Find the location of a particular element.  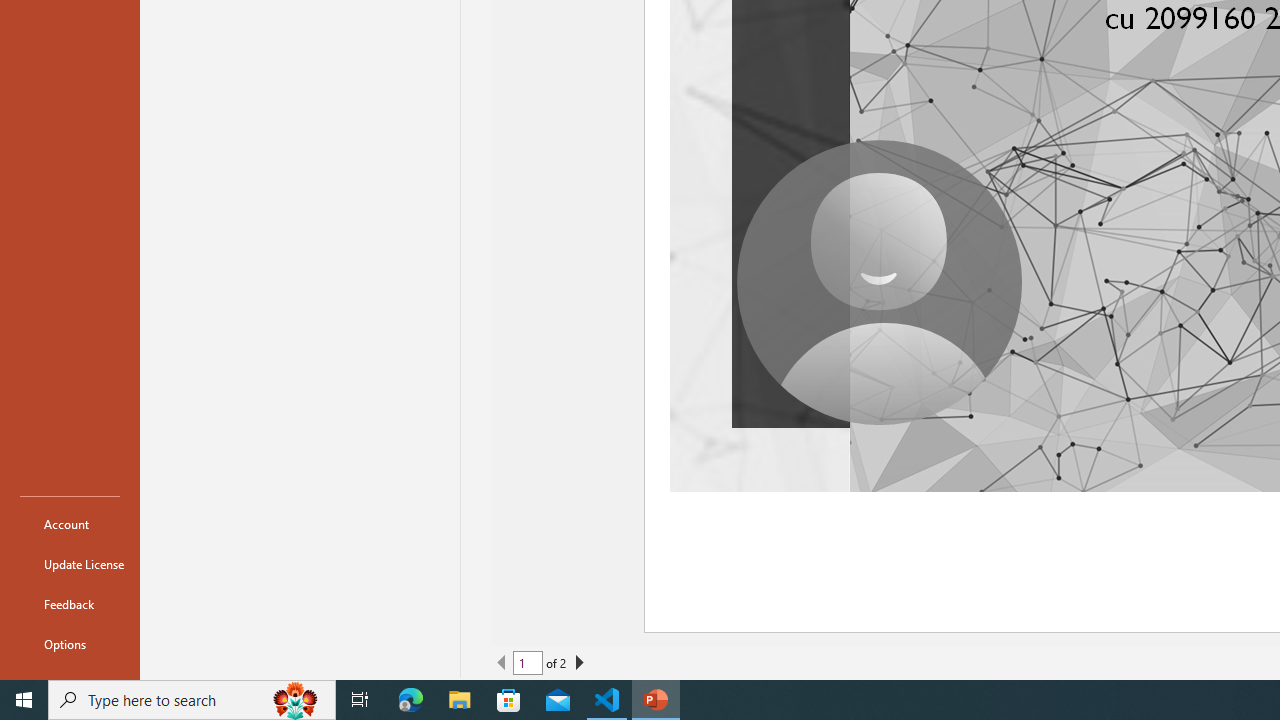

'Options' is located at coordinates (69, 644).